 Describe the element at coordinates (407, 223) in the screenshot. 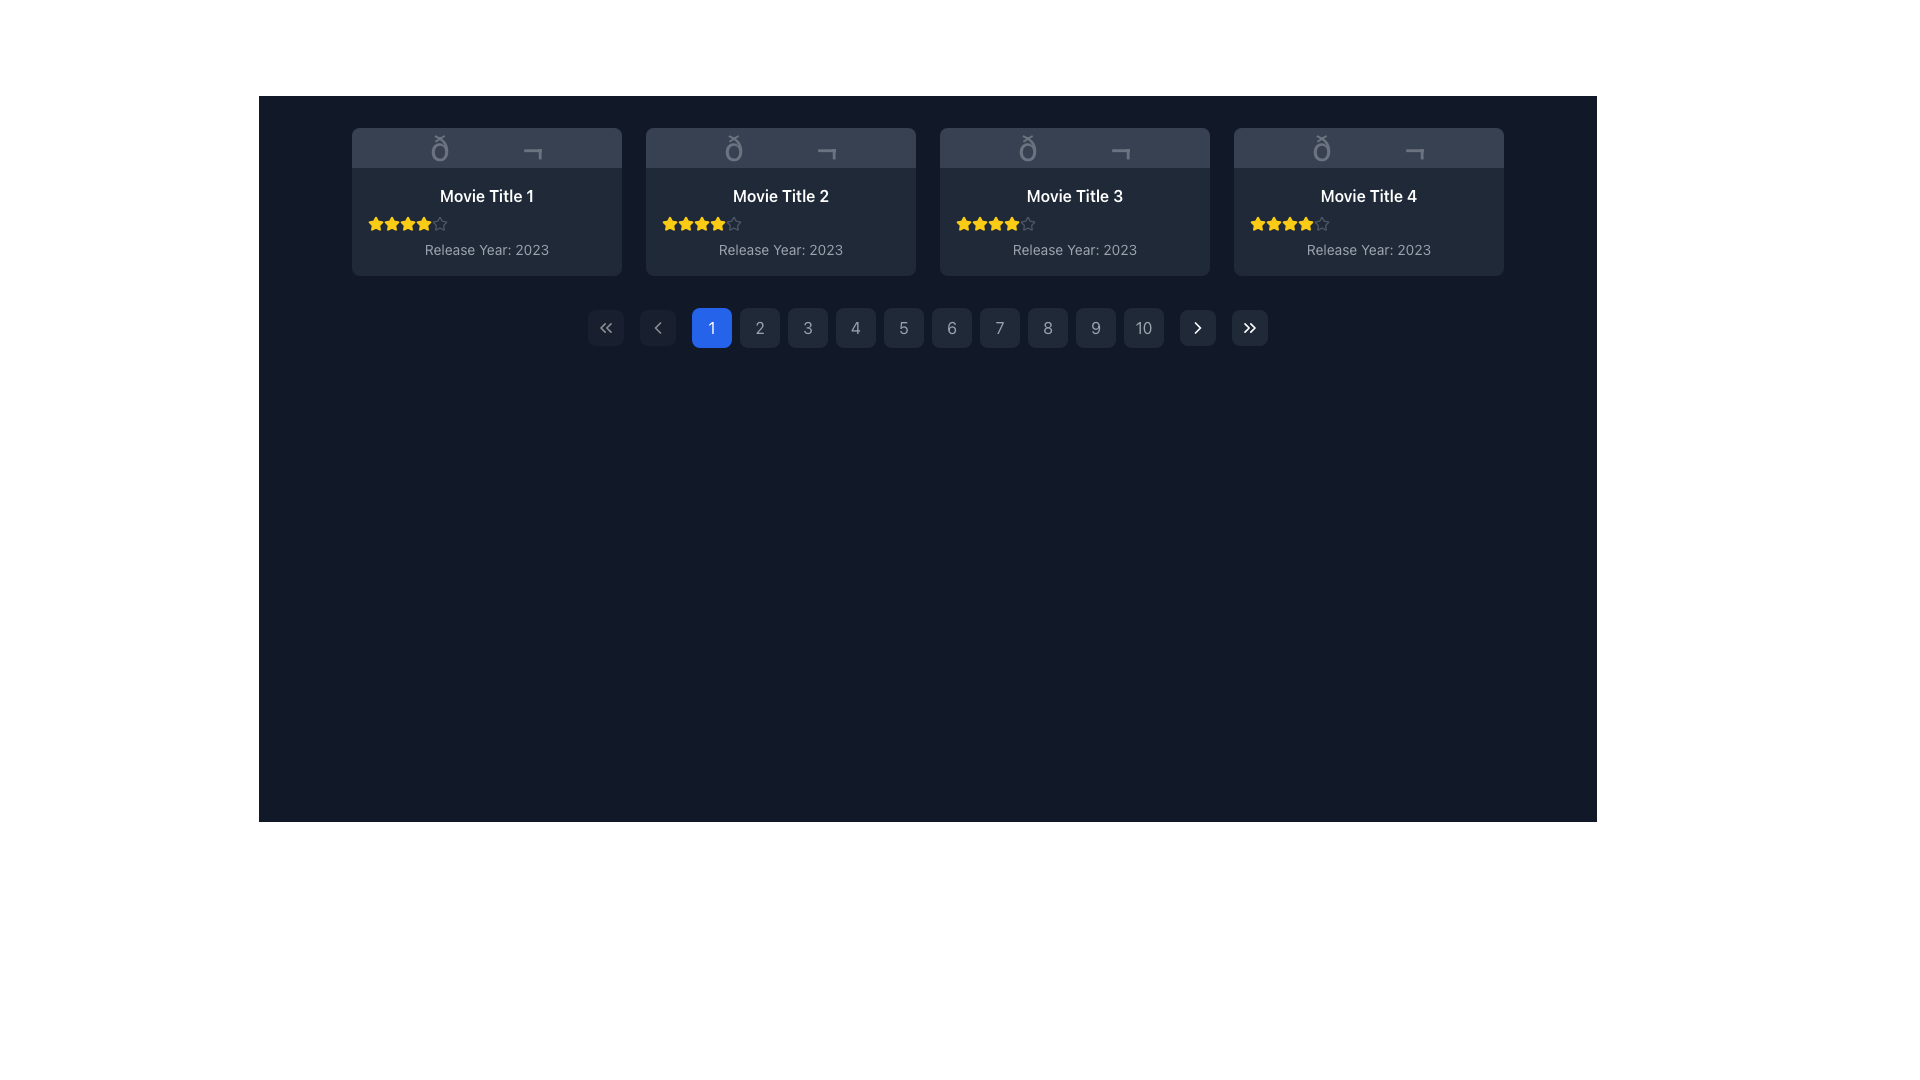

I see `the fourth yellow star icon representing the rating for 'Movie Title 1' located in the top-left area of the interface` at that location.